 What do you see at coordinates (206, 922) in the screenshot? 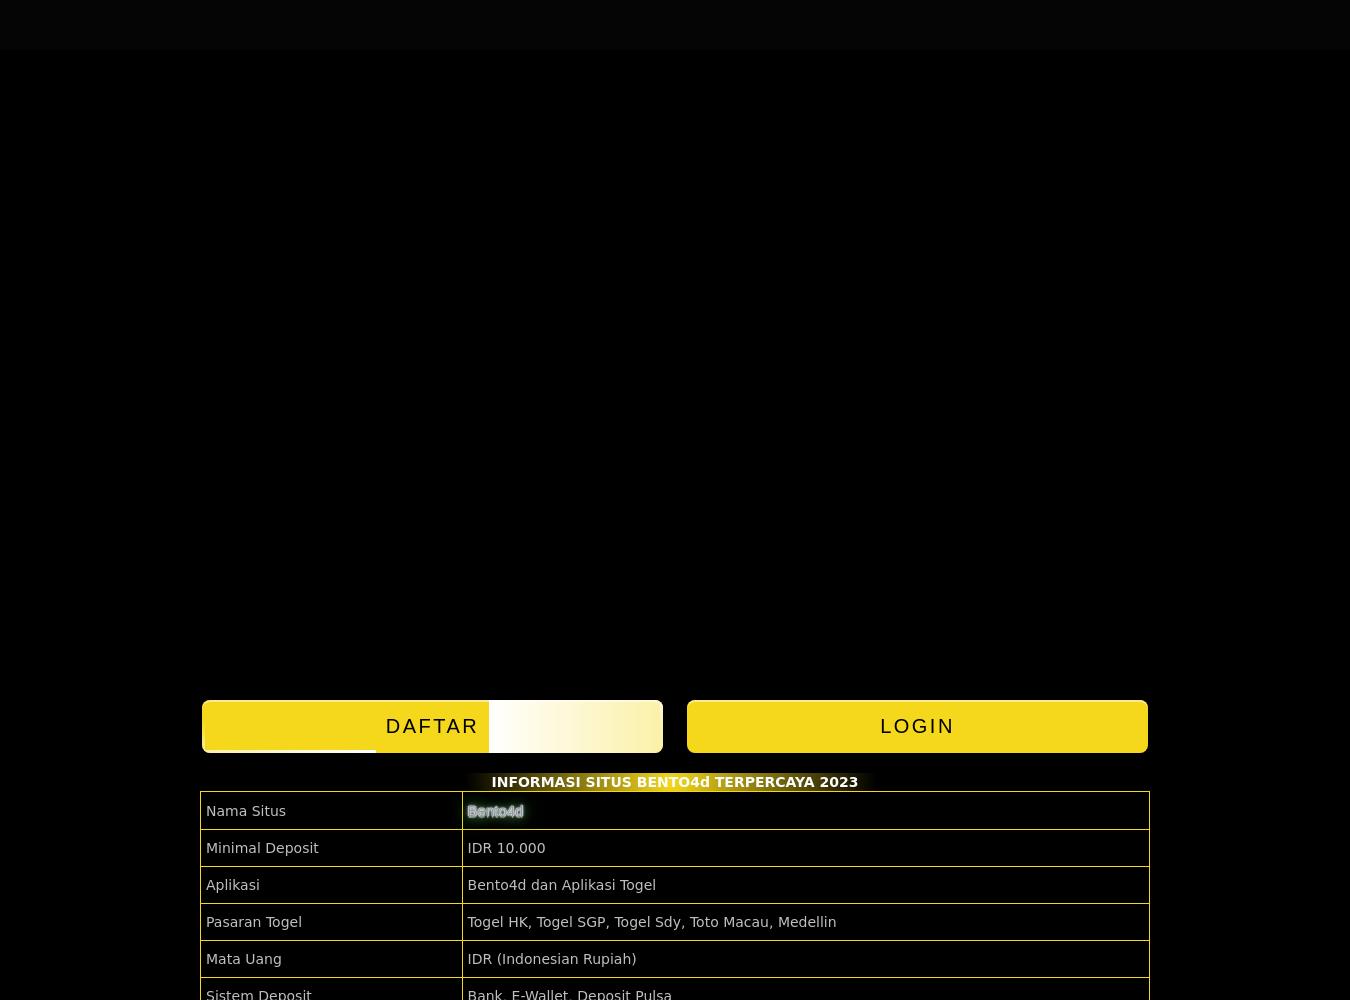
I see `'Pasaran Togel'` at bounding box center [206, 922].